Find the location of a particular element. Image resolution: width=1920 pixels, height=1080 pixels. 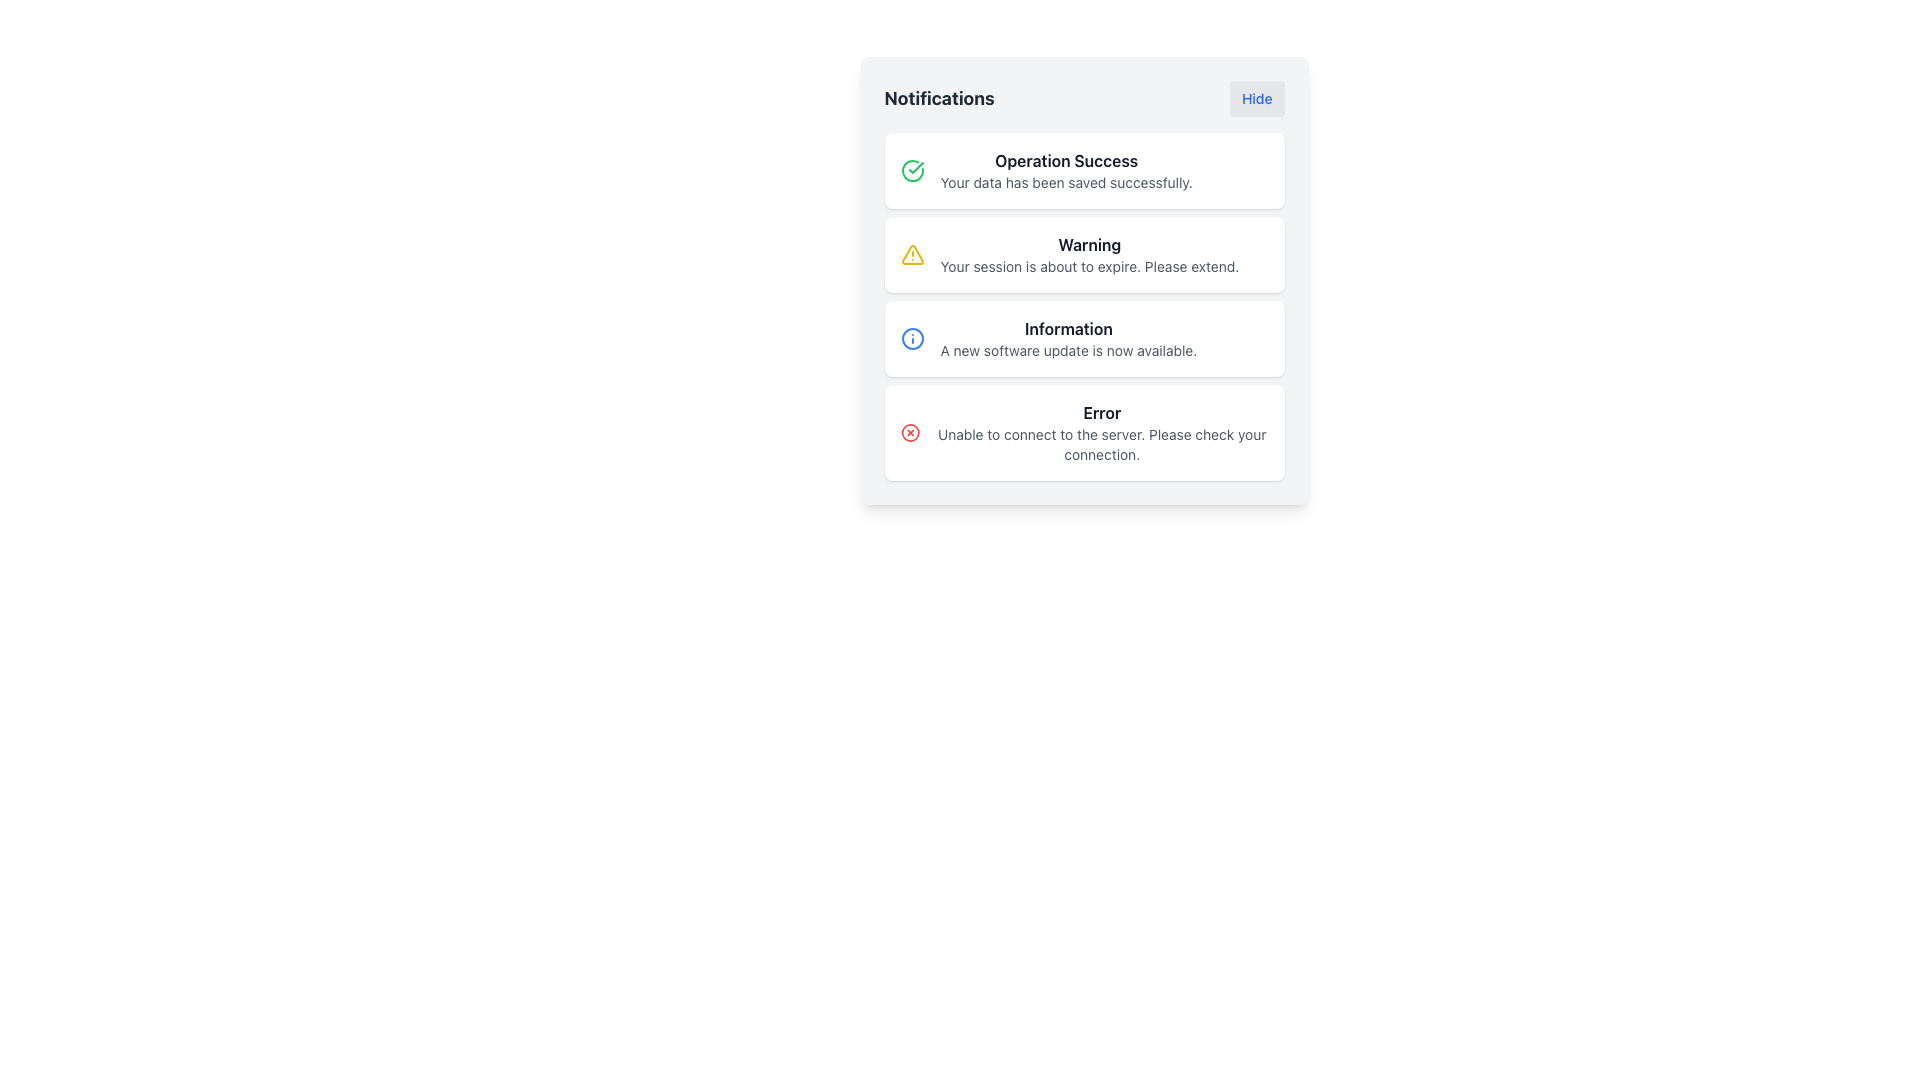

the circular icon with a blue border and white background, which is part of the 'Information' icon in the notification list is located at coordinates (911, 338).